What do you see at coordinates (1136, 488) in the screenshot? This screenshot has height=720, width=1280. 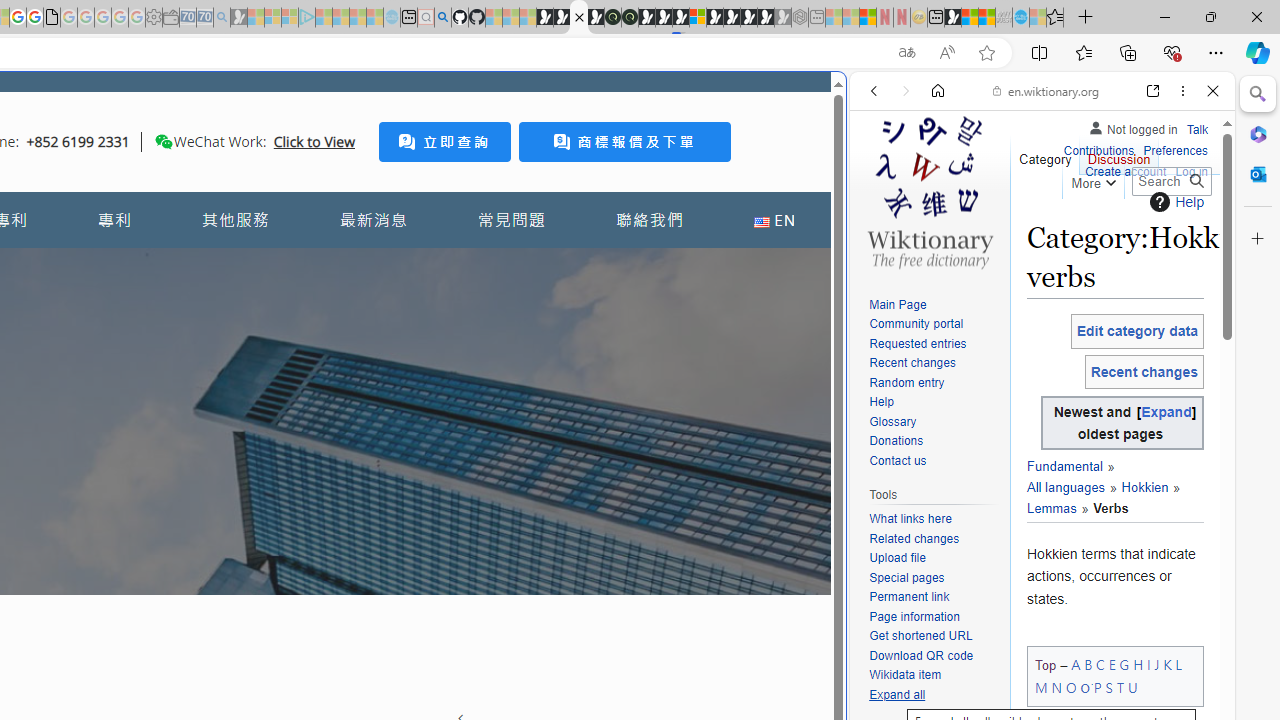 I see `'Hokkien'` at bounding box center [1136, 488].